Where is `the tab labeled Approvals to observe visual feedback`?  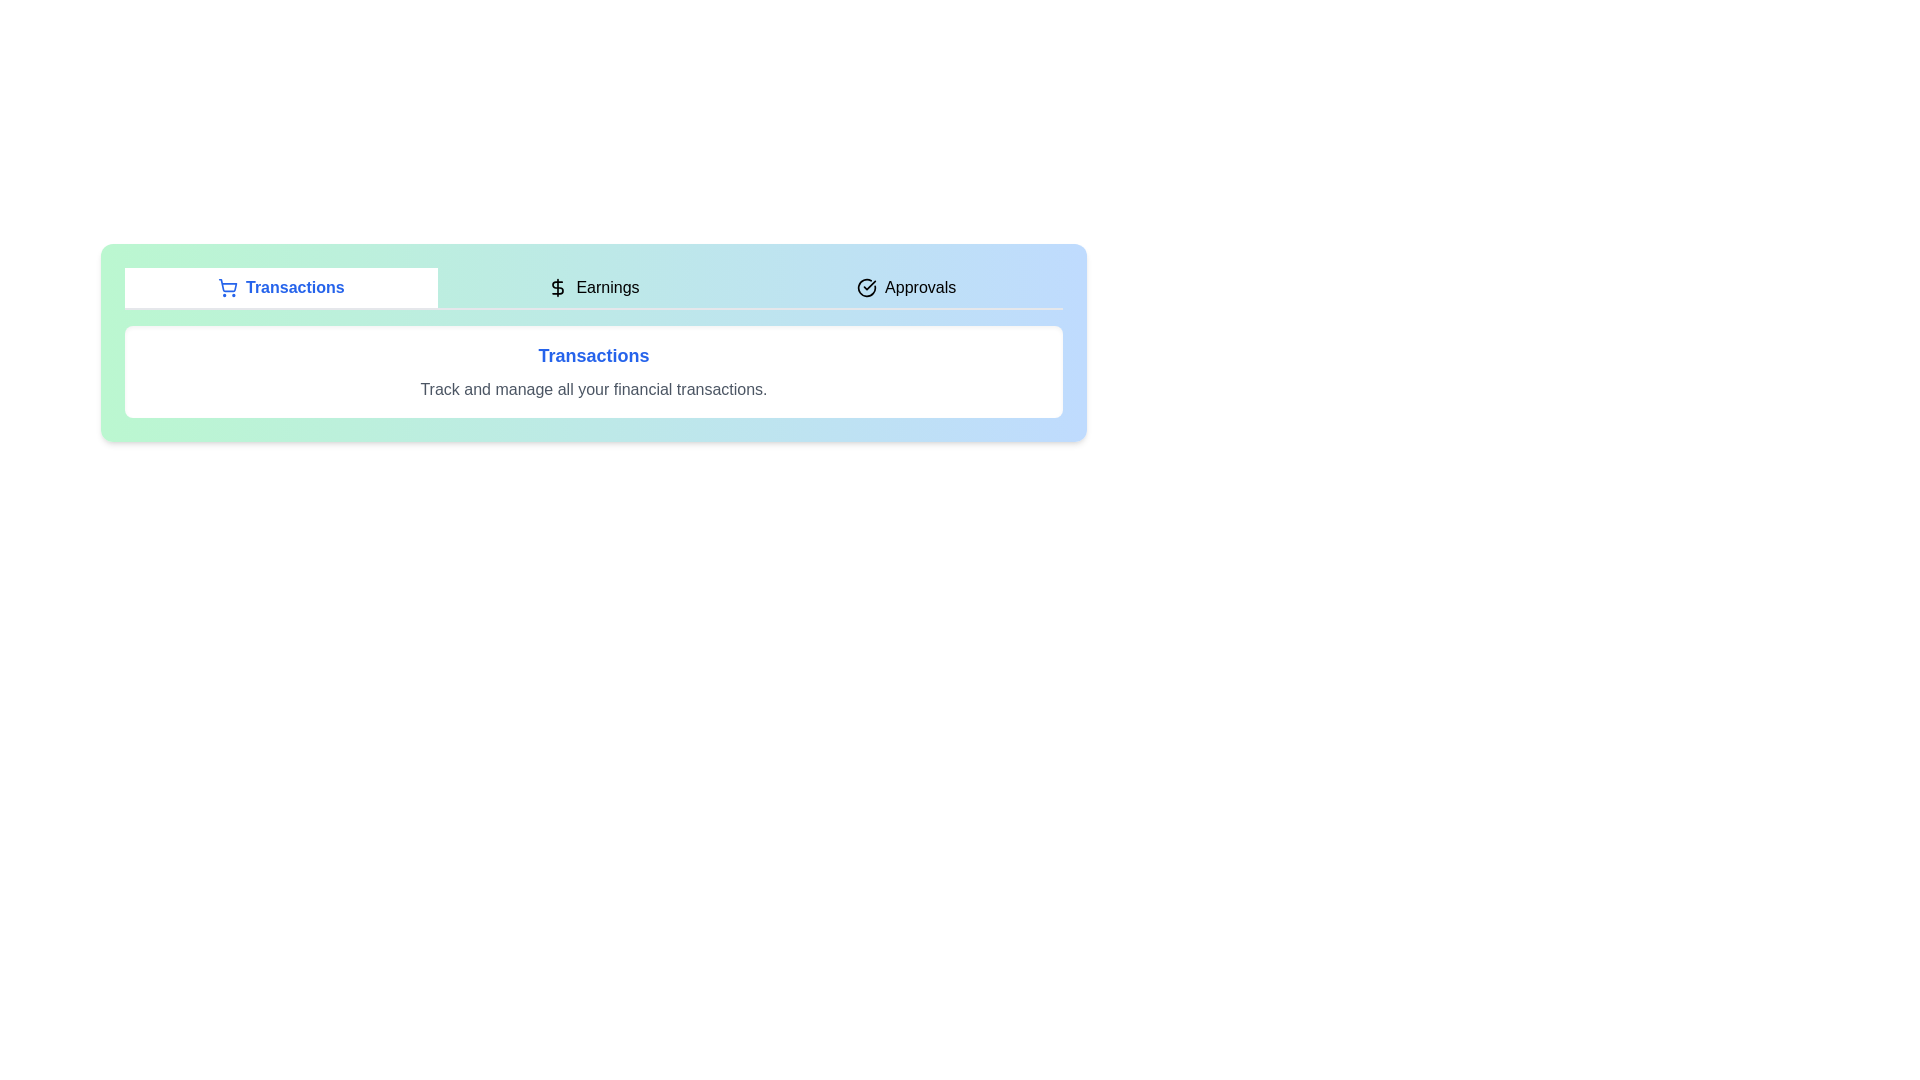 the tab labeled Approvals to observe visual feedback is located at coordinates (905, 288).